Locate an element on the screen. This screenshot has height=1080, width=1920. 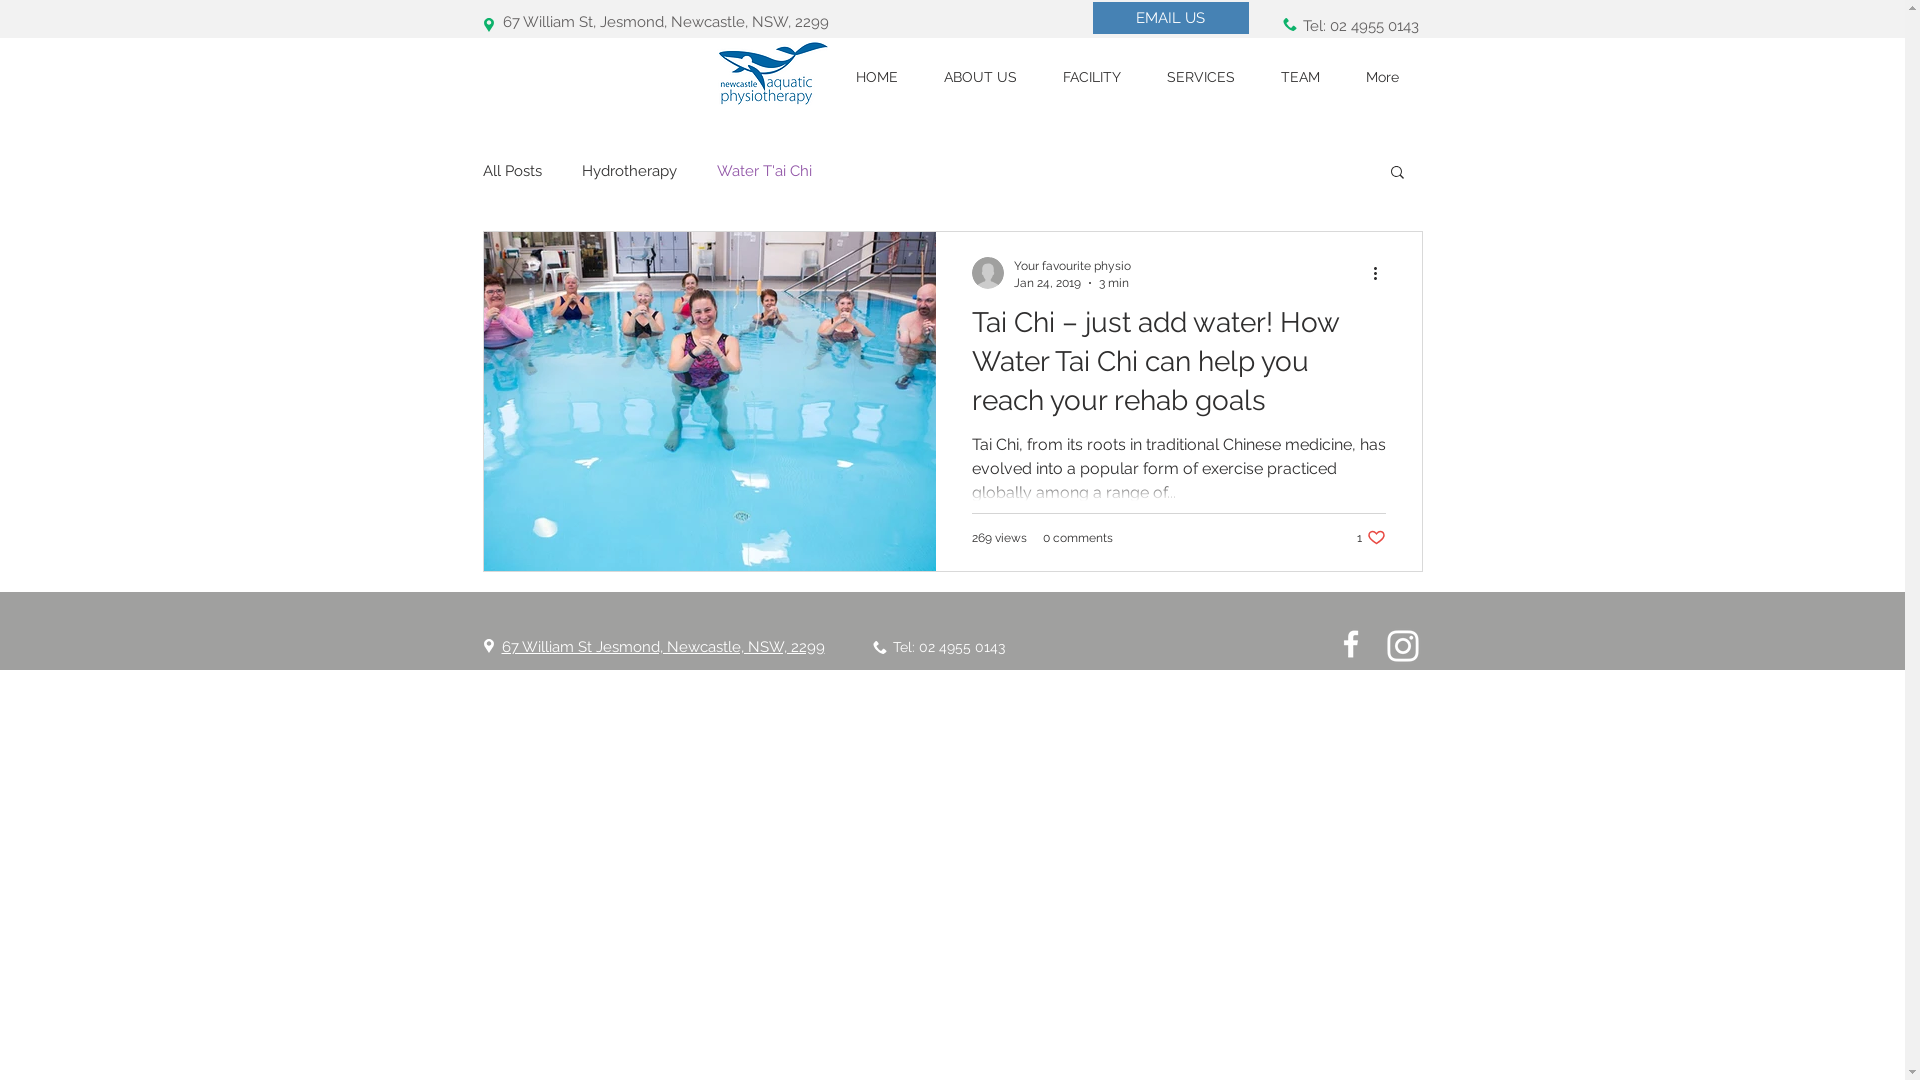
'FACILITY' is located at coordinates (1040, 76).